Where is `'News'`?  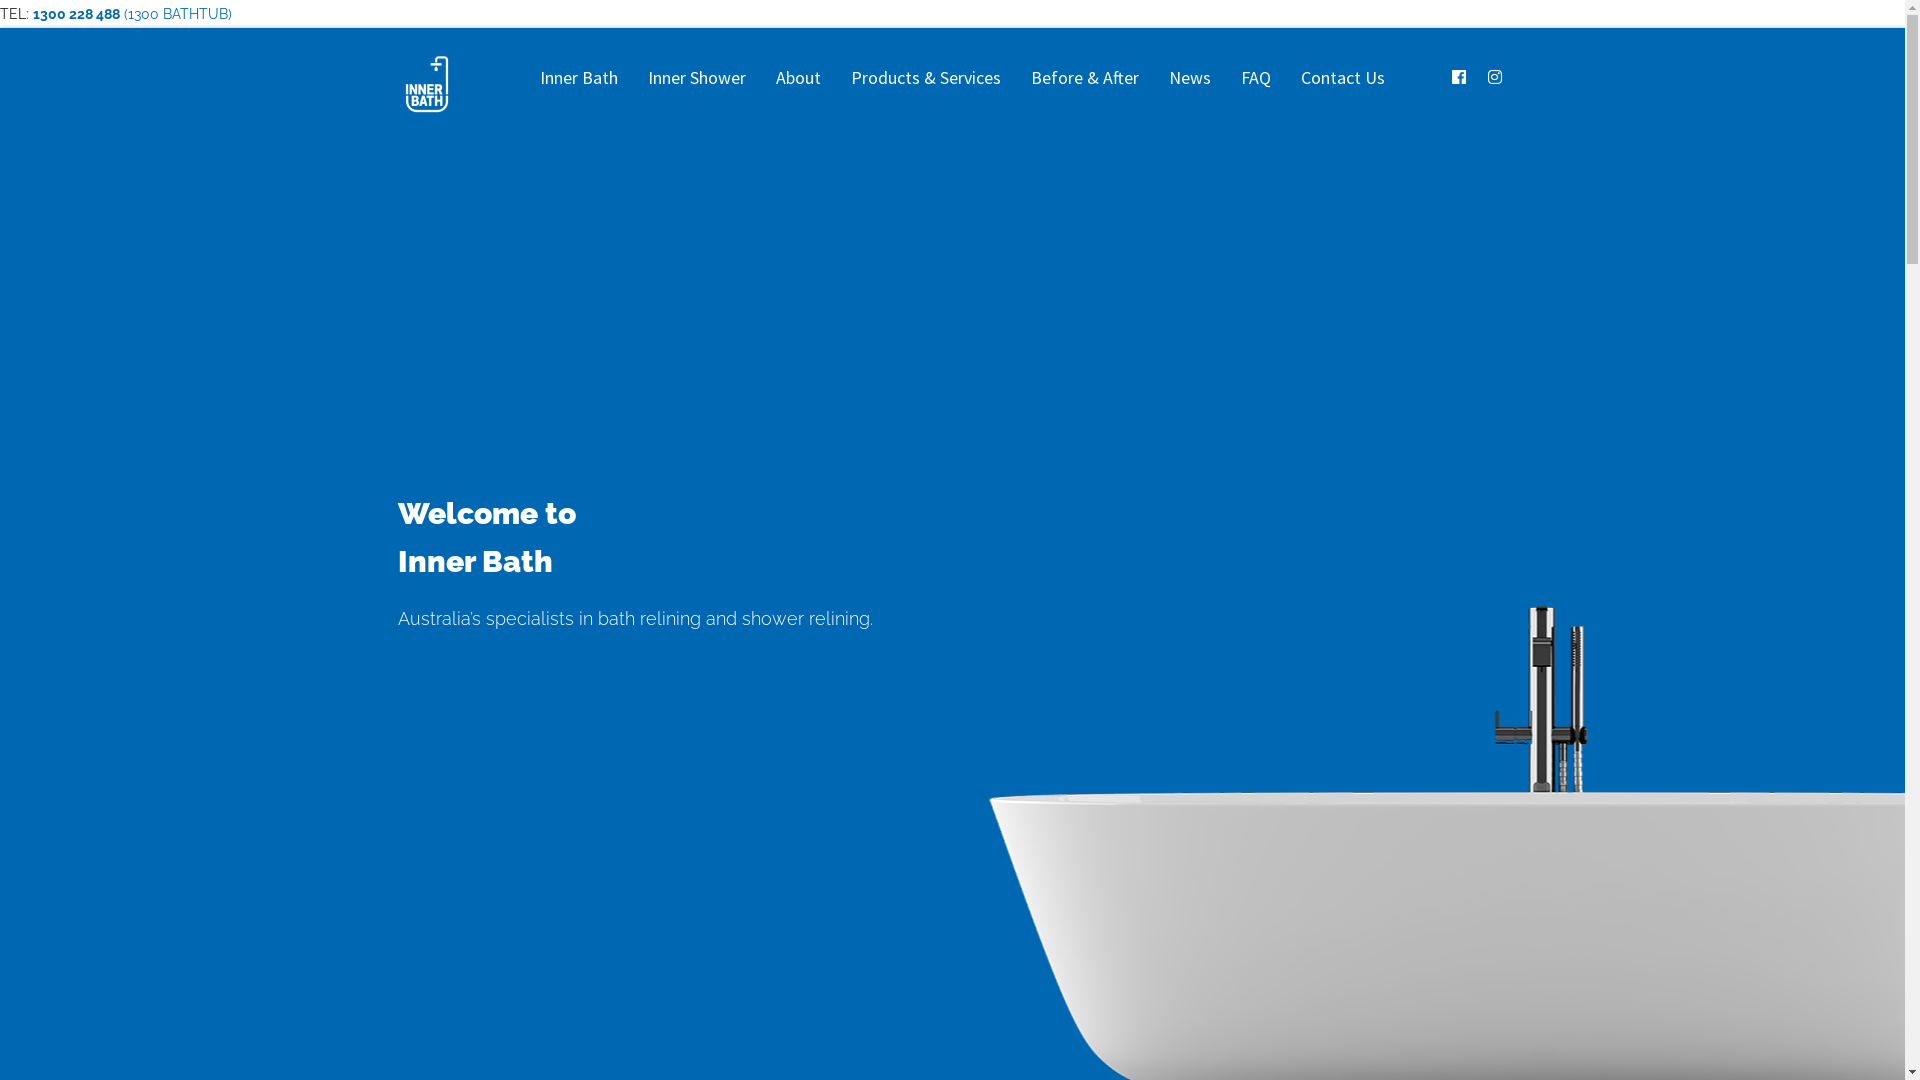 'News' is located at coordinates (1190, 76).